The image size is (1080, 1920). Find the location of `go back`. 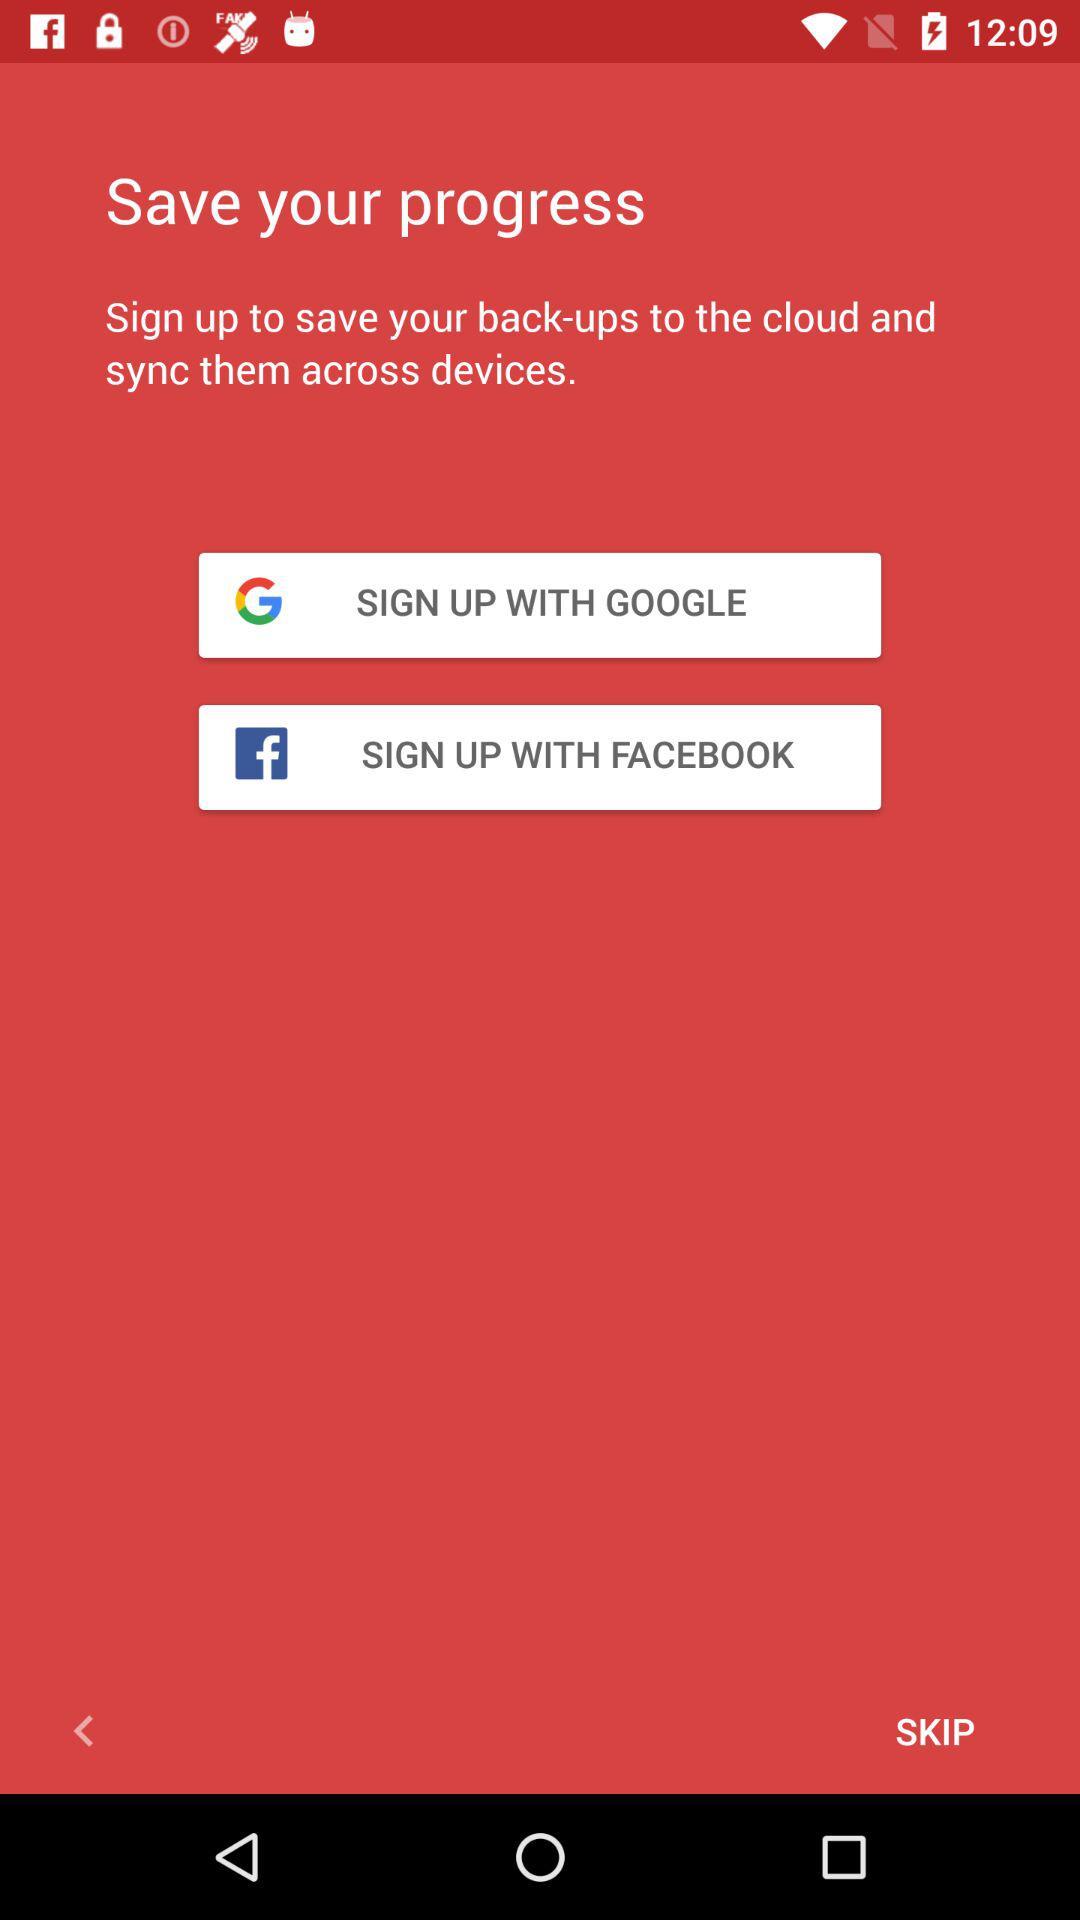

go back is located at coordinates (99, 1730).